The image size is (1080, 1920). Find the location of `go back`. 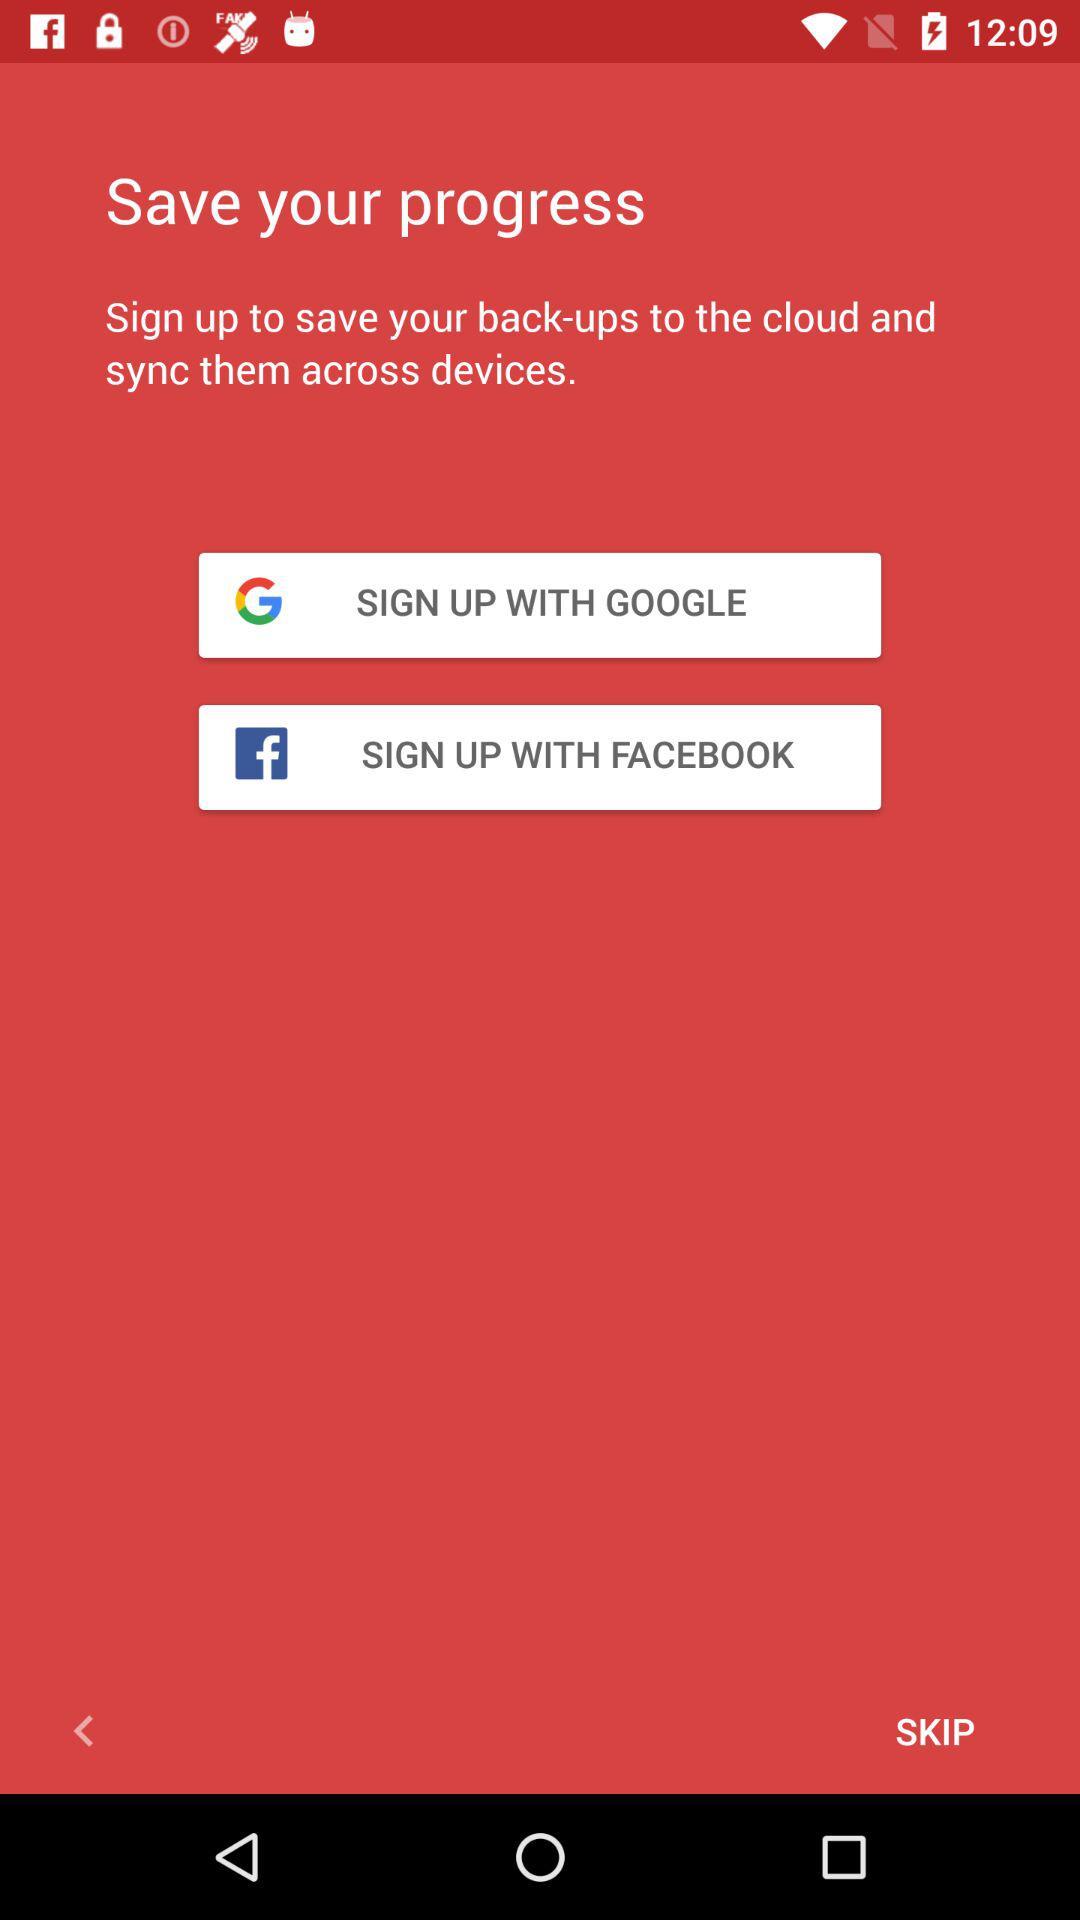

go back is located at coordinates (99, 1730).